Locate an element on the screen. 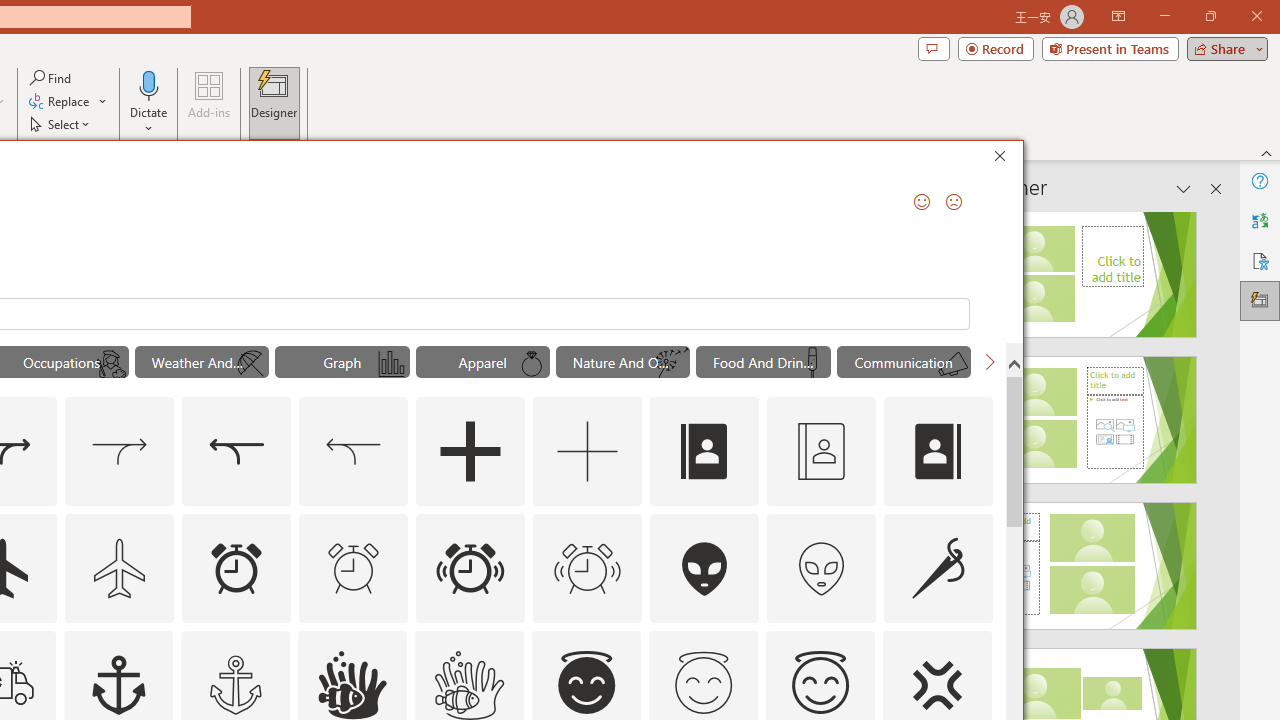 The image size is (1280, 720). '"Communication" Icons.' is located at coordinates (903, 362).